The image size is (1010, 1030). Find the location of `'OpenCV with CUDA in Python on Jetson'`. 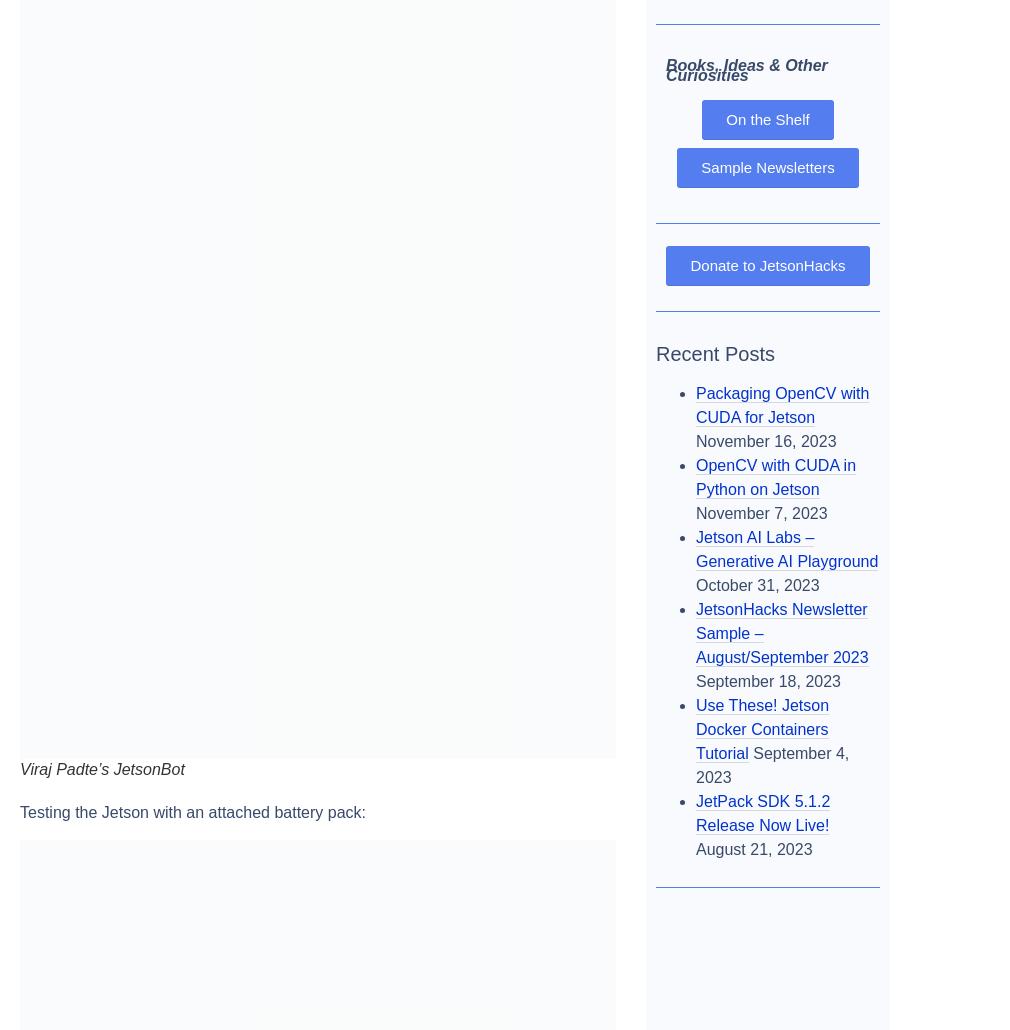

'OpenCV with CUDA in Python on Jetson' is located at coordinates (775, 475).